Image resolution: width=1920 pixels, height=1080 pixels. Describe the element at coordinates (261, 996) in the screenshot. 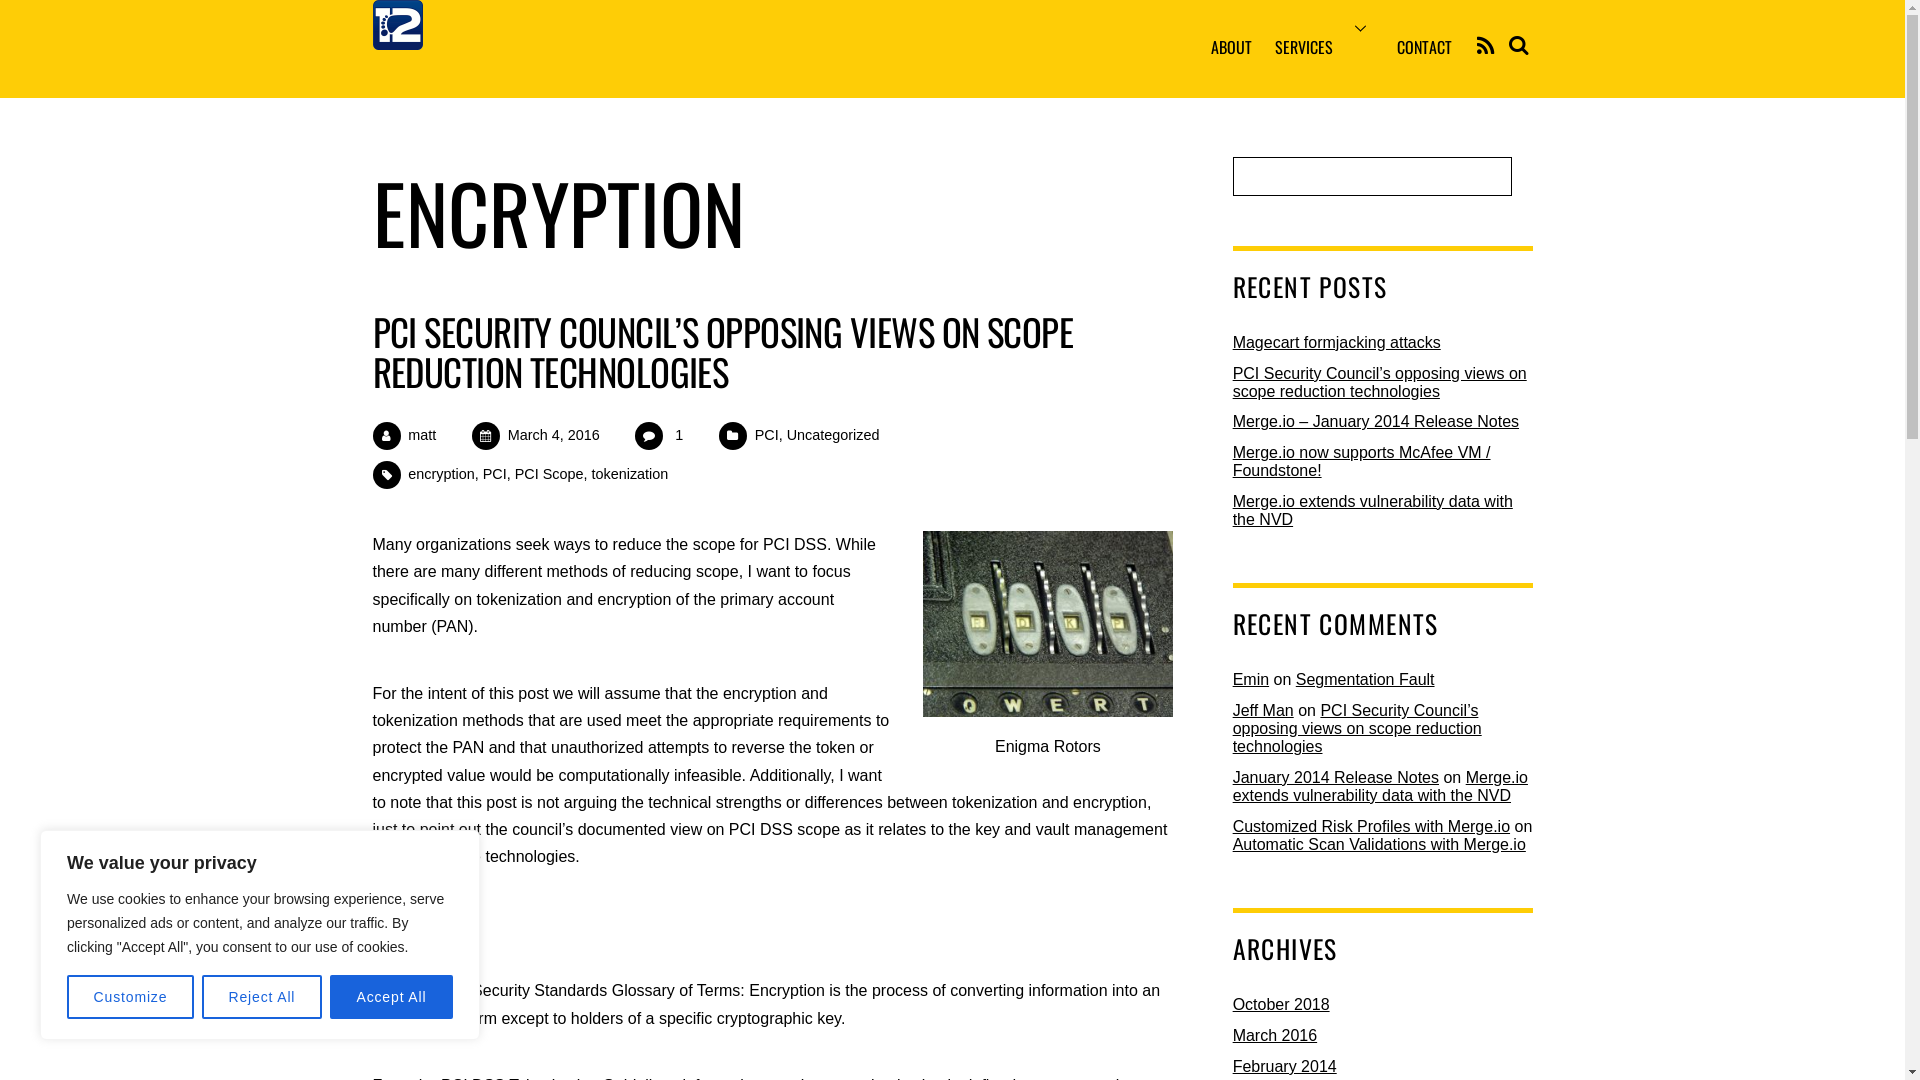

I see `'Reject All'` at that location.